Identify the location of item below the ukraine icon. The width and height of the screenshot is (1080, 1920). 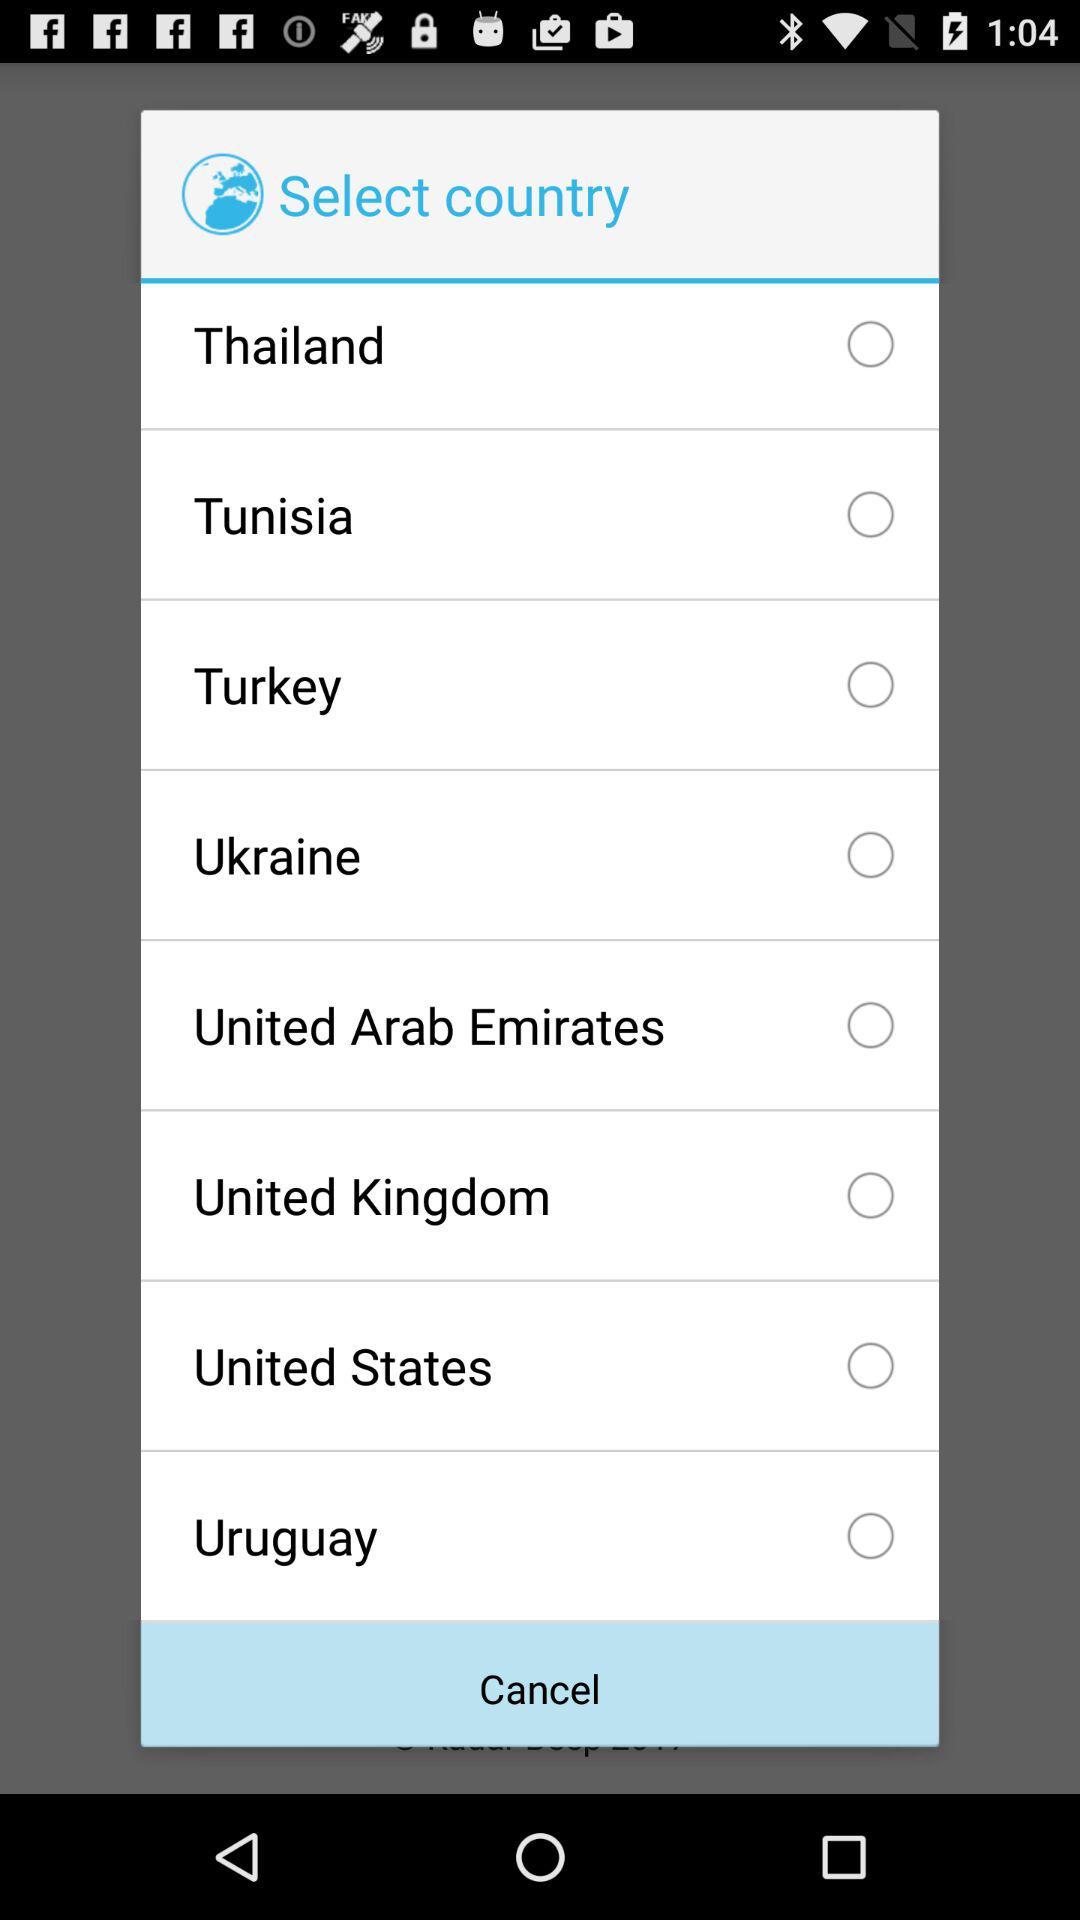
(540, 1025).